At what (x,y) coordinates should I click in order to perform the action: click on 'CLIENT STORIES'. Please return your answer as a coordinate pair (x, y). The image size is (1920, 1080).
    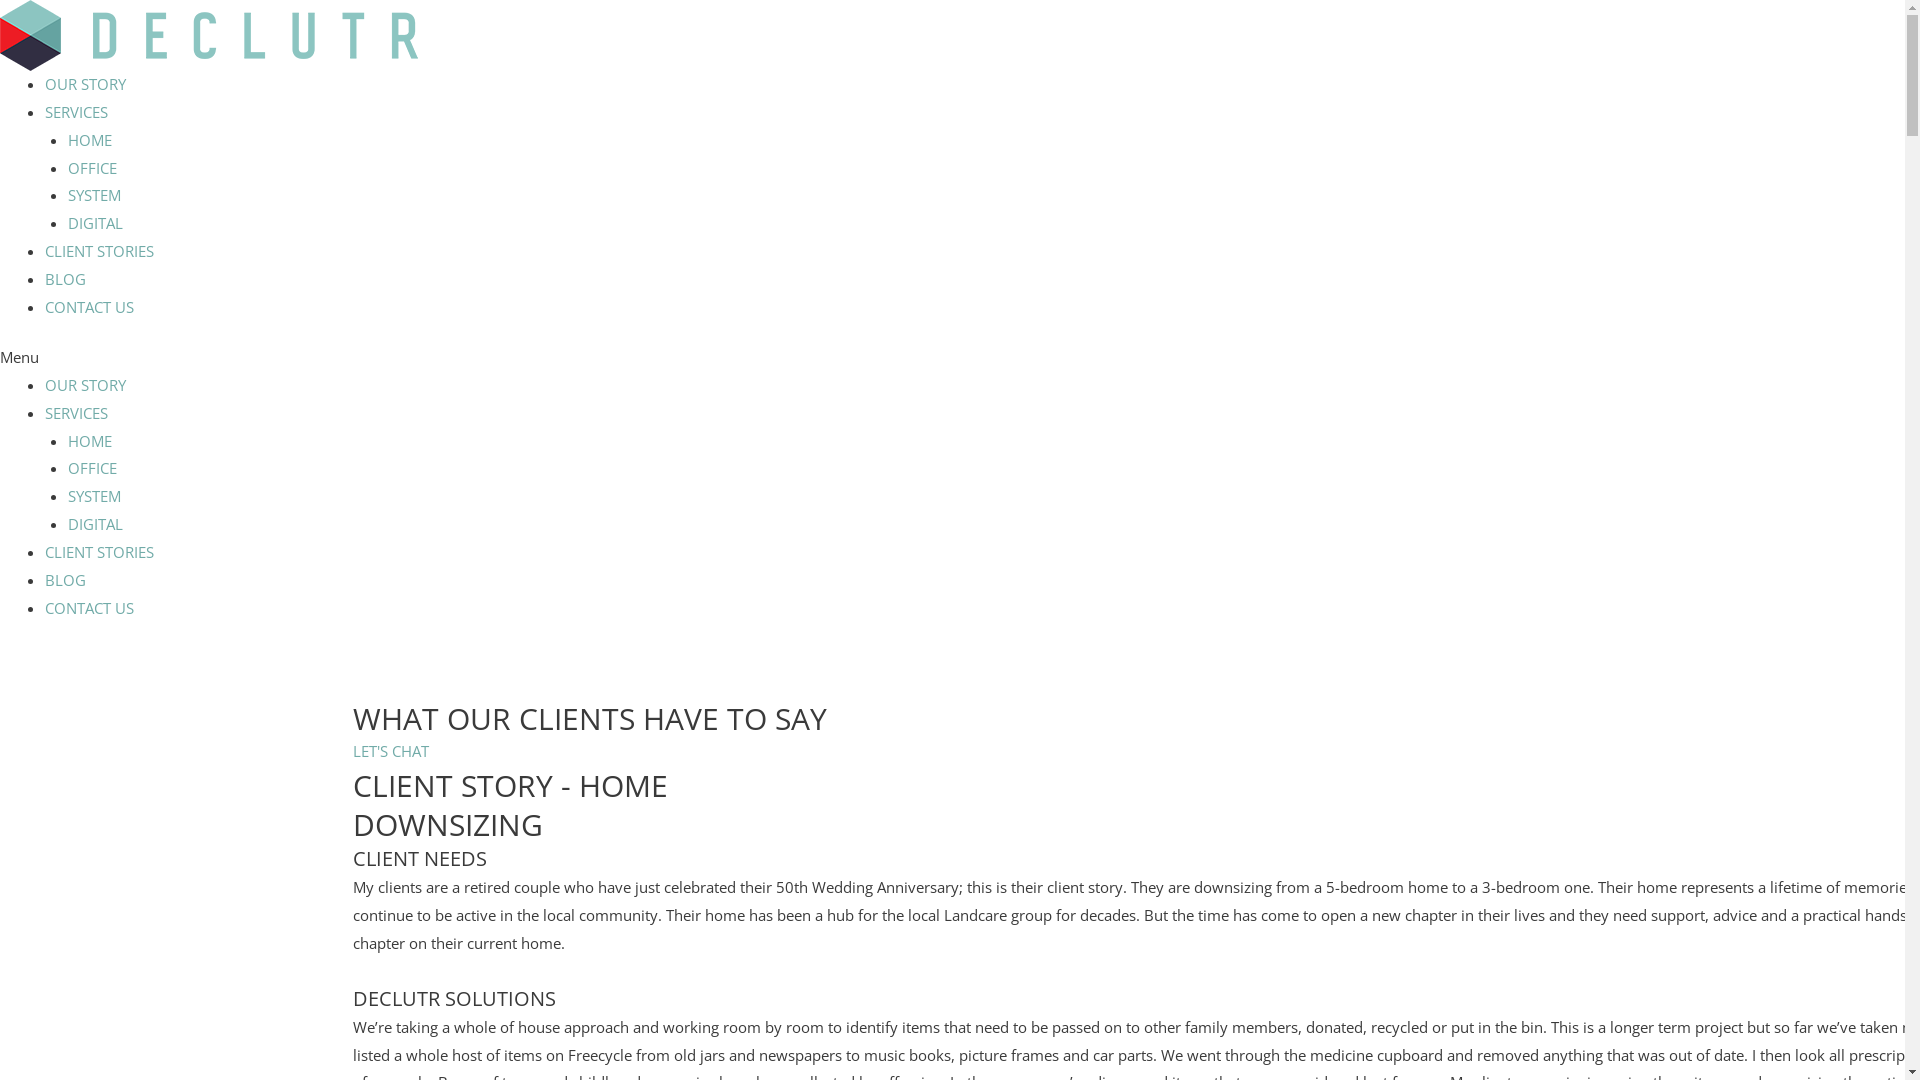
    Looking at the image, I should click on (44, 249).